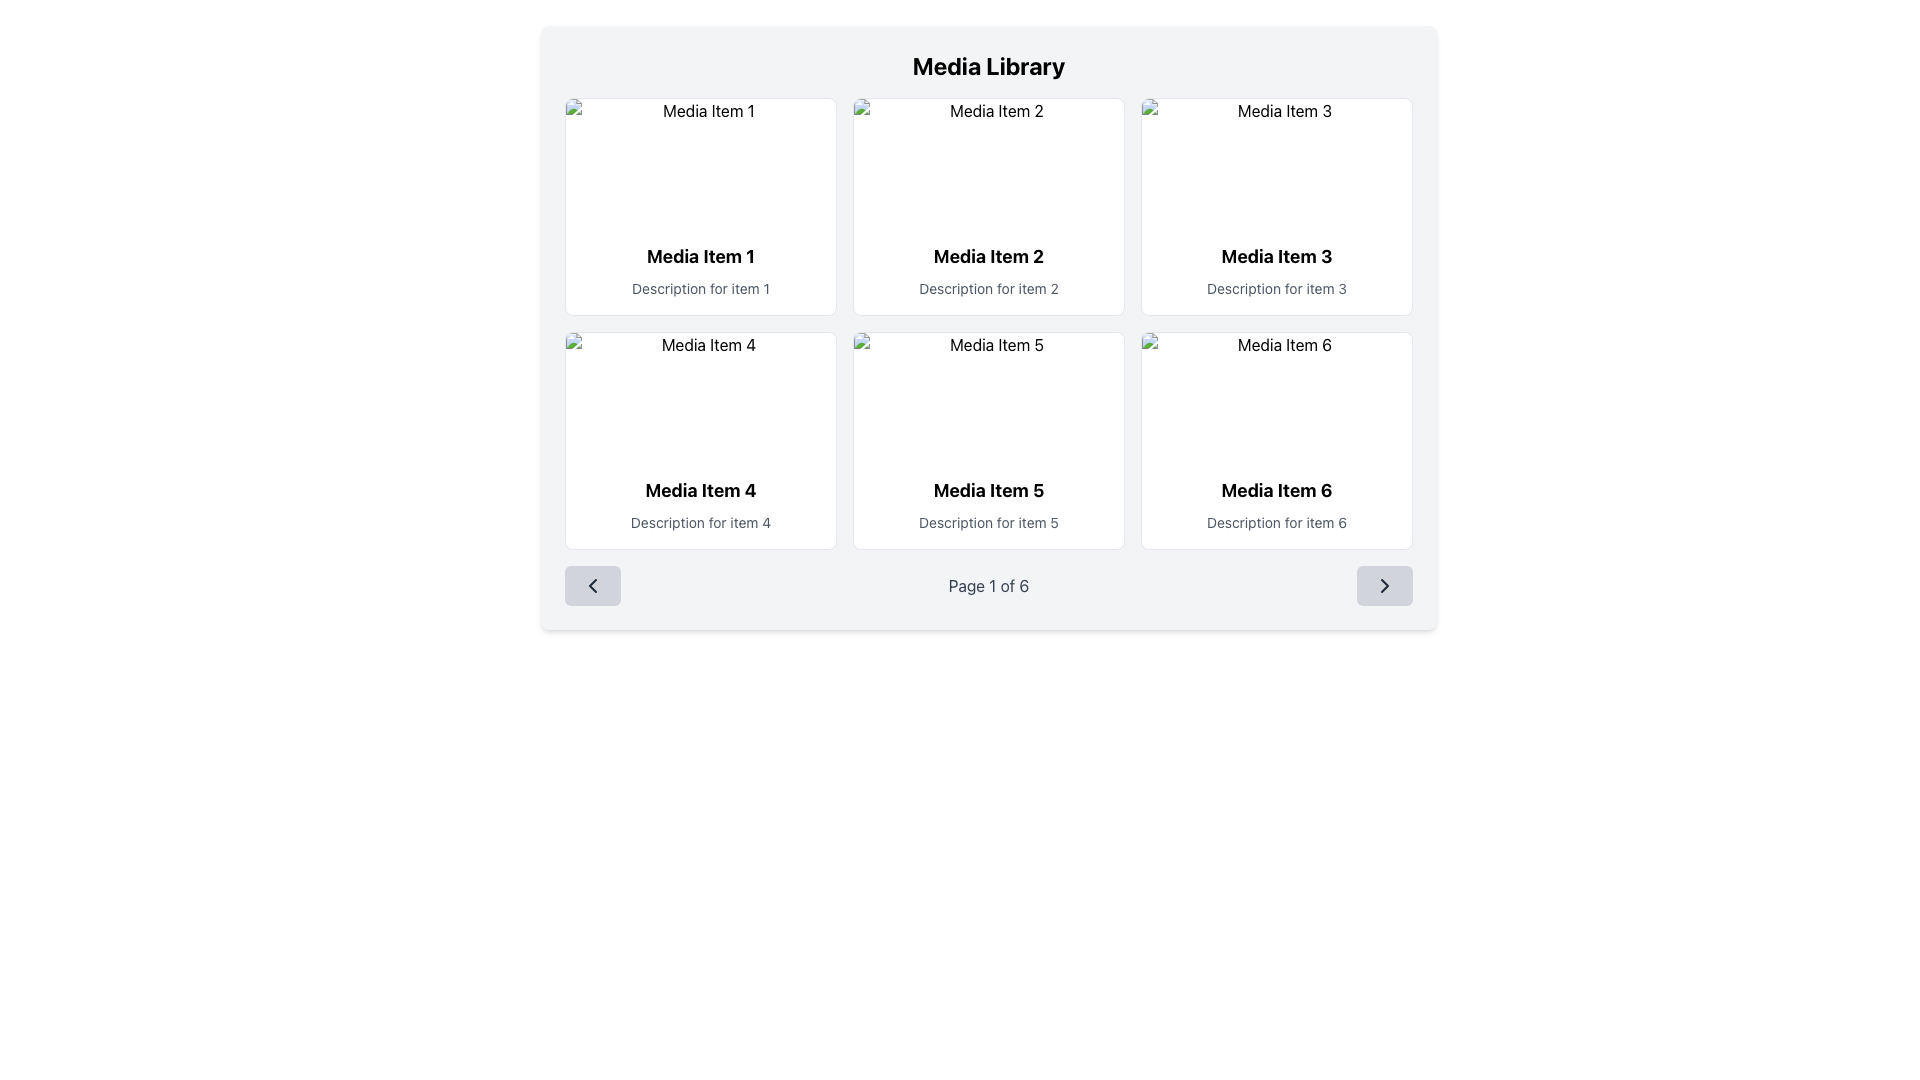 The image size is (1920, 1080). Describe the element at coordinates (1275, 490) in the screenshot. I see `the title text label of the sixth media item, located at the top of the last media item card in the third column of the grid layout` at that location.